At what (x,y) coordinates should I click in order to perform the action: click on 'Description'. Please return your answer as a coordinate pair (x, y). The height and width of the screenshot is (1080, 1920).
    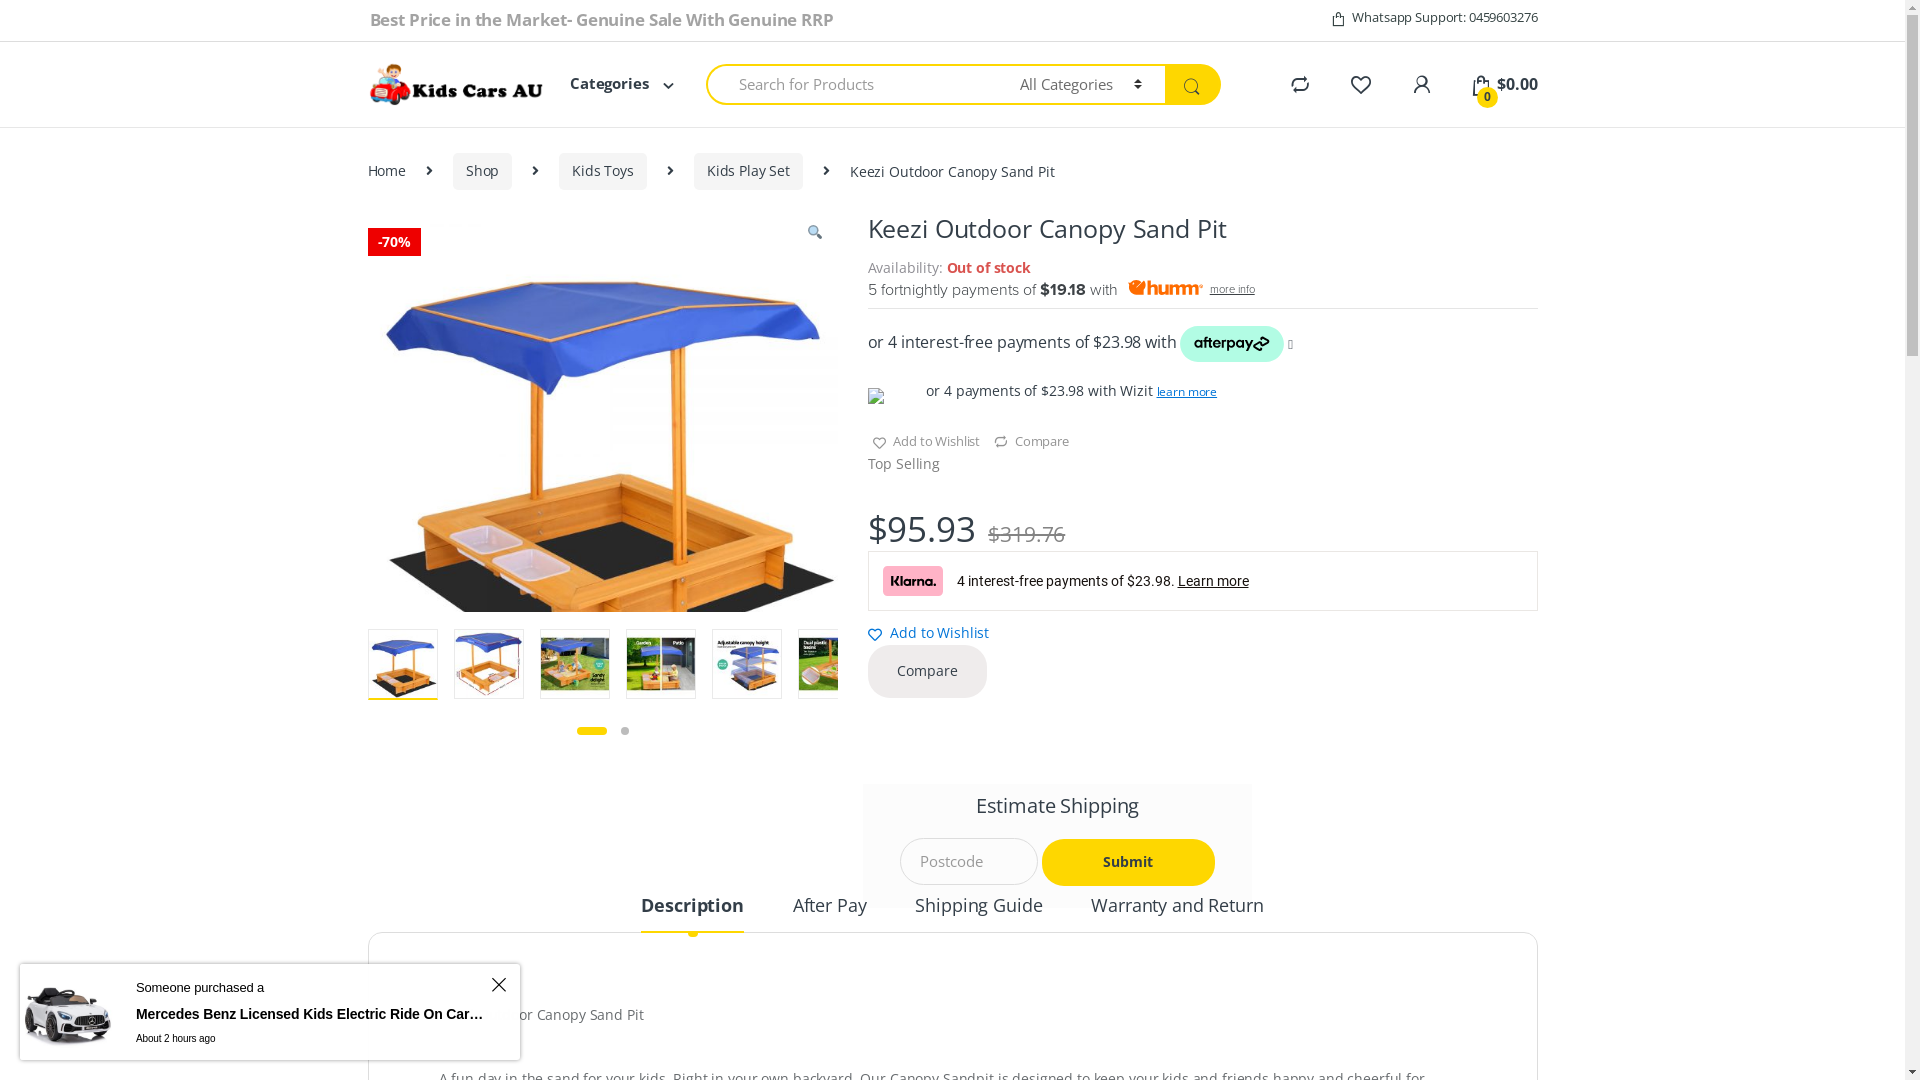
    Looking at the image, I should click on (691, 914).